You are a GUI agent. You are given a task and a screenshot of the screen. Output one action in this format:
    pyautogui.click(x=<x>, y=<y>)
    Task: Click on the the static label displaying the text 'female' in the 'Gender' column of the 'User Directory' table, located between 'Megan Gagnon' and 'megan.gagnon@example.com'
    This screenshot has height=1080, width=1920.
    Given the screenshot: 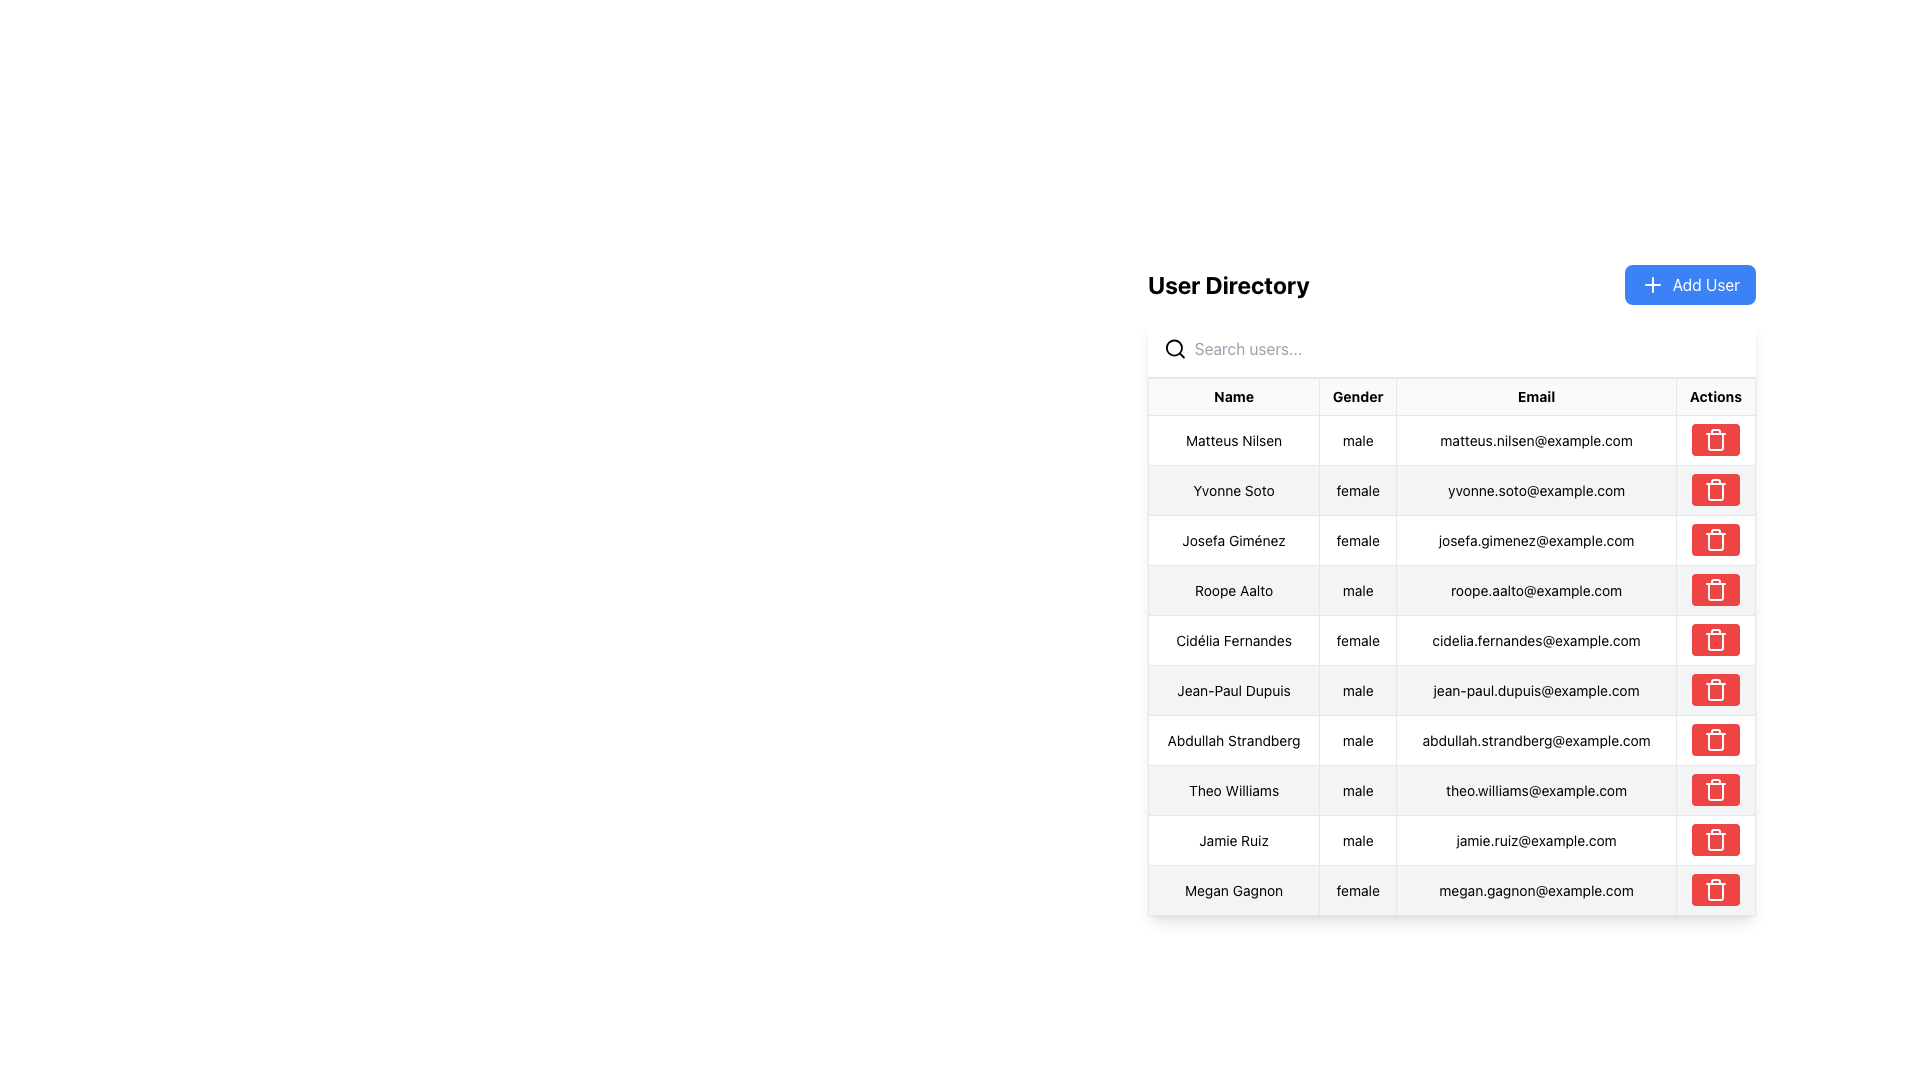 What is the action you would take?
    pyautogui.click(x=1358, y=889)
    